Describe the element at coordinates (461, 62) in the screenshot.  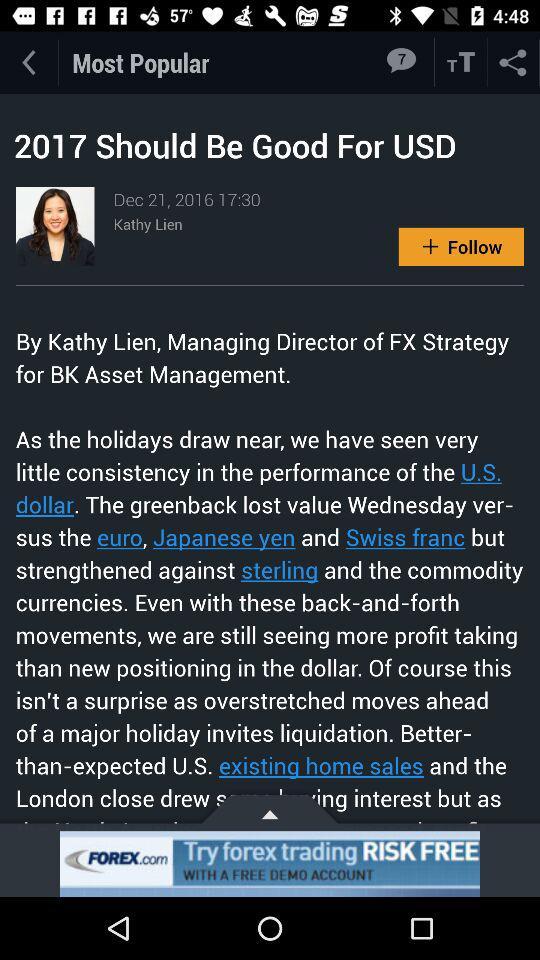
I see `word` at that location.